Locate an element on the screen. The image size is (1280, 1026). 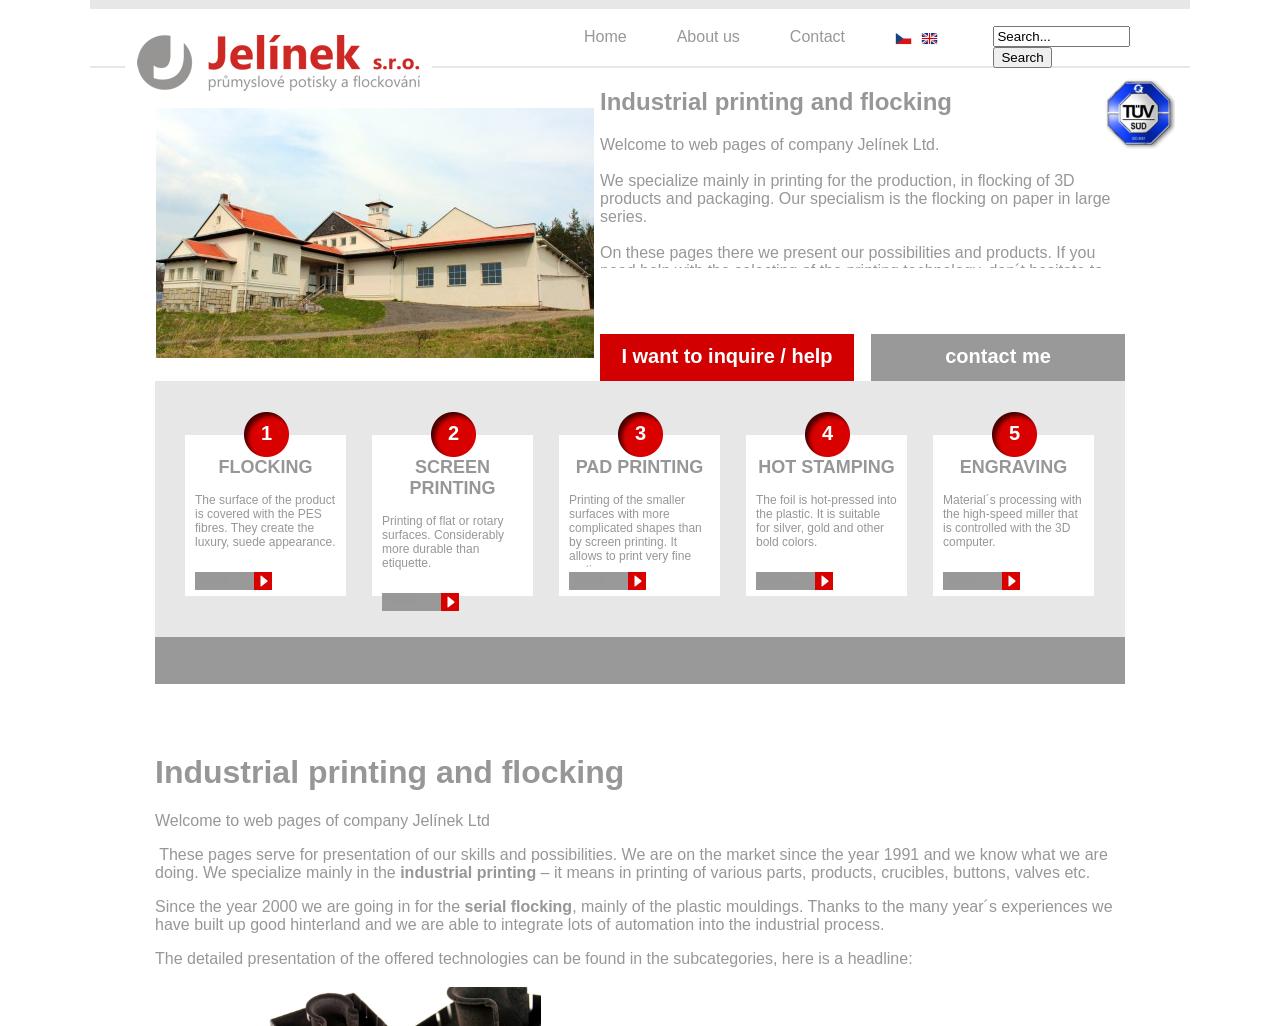
'SCREEN PRINTING' is located at coordinates (450, 476).